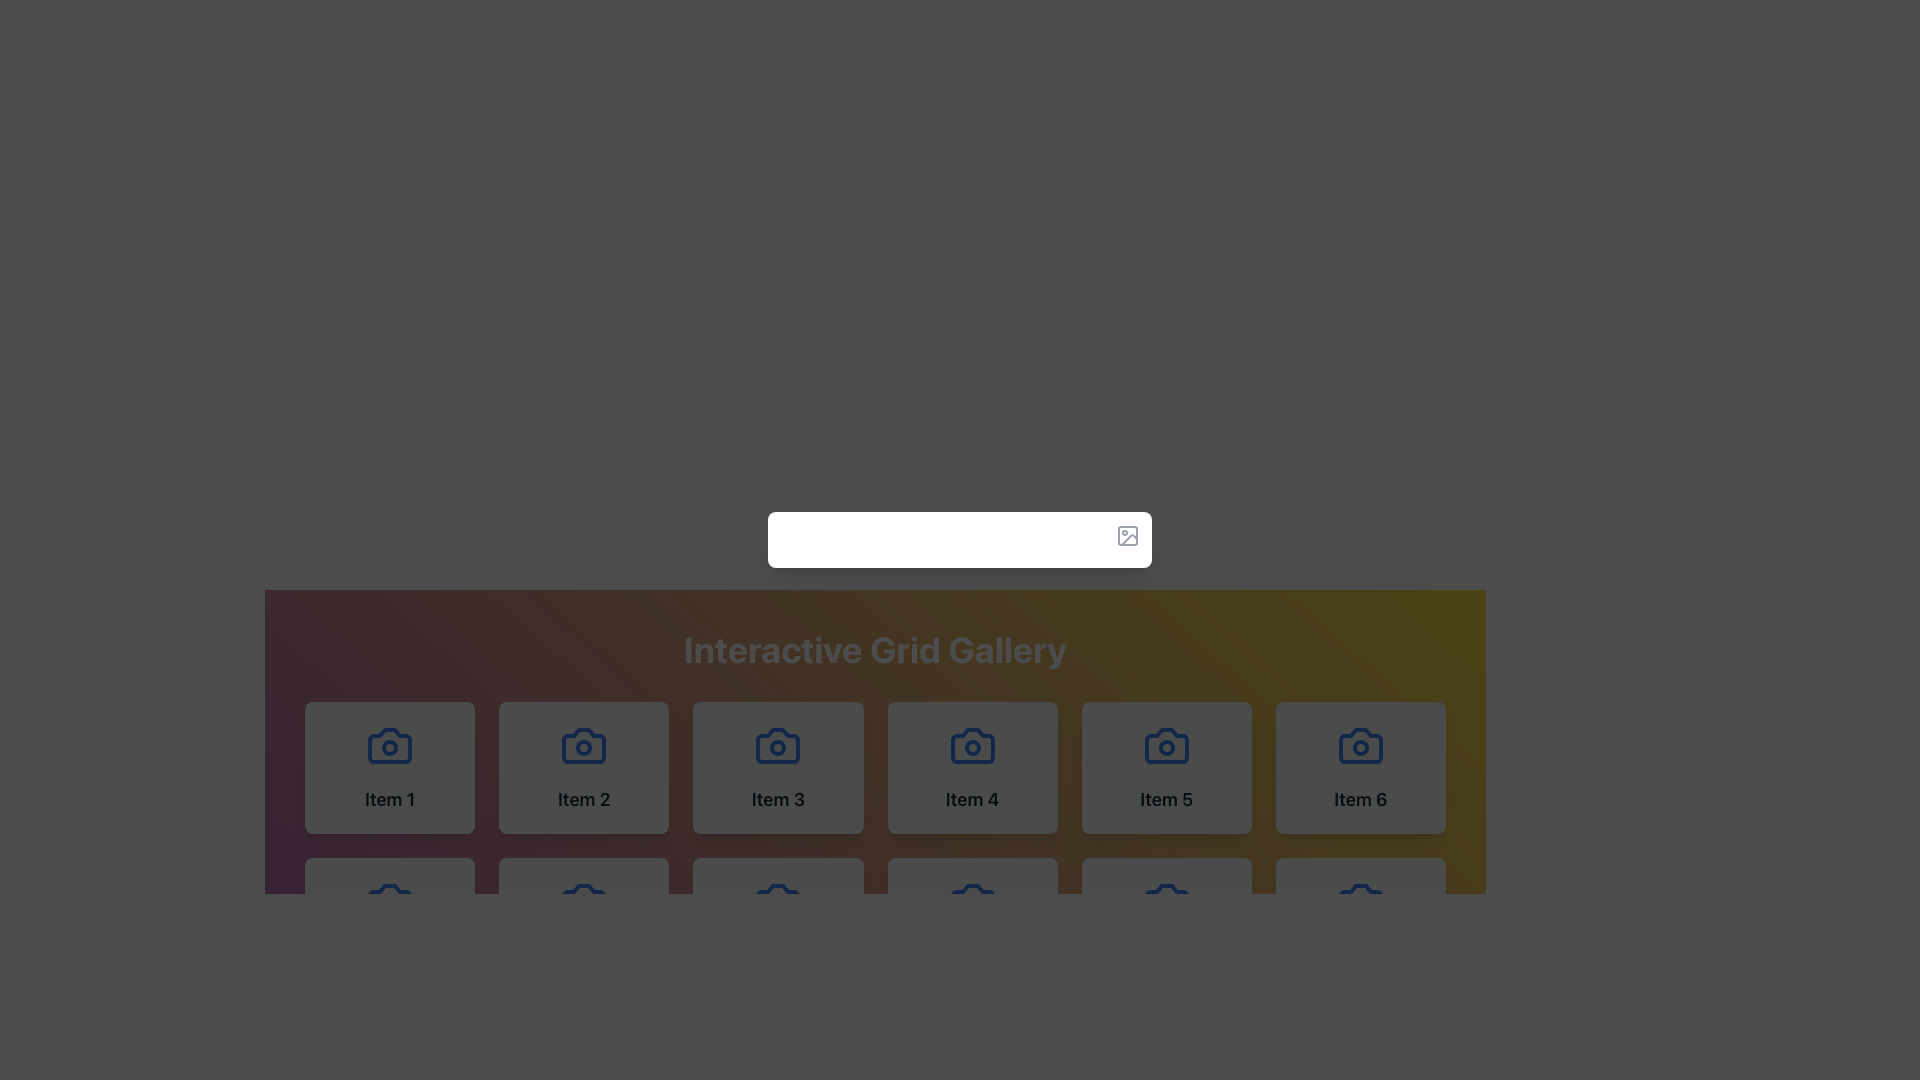 This screenshot has height=1080, width=1920. I want to click on the camera icon, so click(390, 745).